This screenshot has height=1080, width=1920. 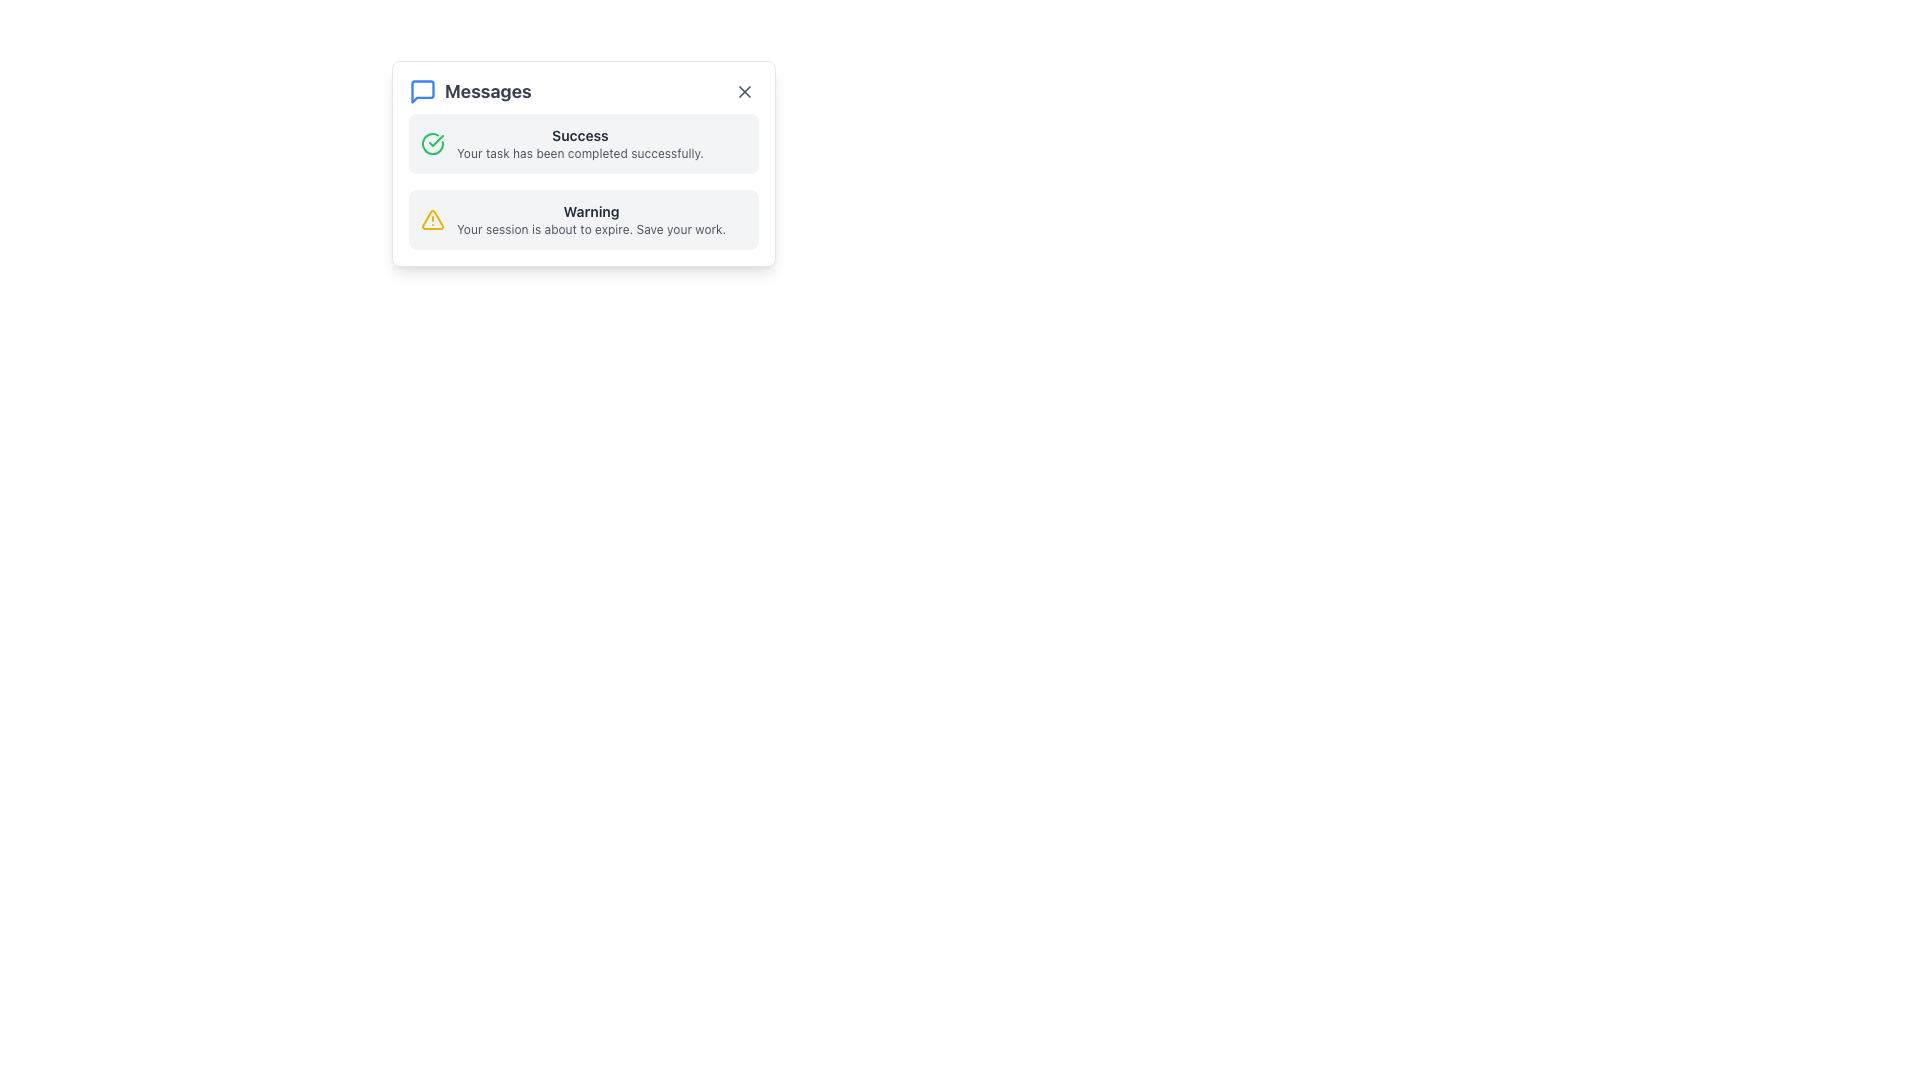 What do you see at coordinates (579, 135) in the screenshot?
I see `the success notification title Text Label located at the top-center of the 'Messages' notification card` at bounding box center [579, 135].